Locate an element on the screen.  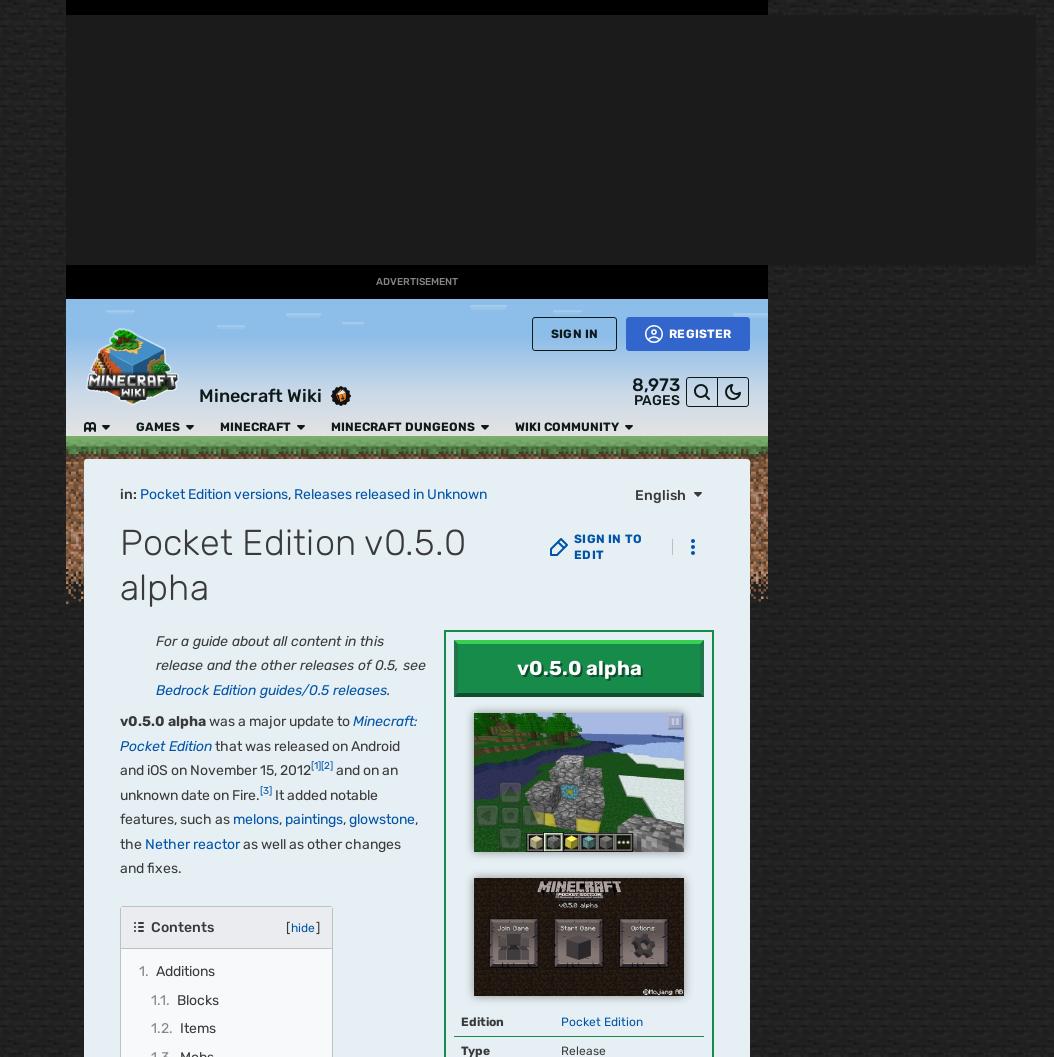
'More Fandoms' is located at coordinates (129, 135).